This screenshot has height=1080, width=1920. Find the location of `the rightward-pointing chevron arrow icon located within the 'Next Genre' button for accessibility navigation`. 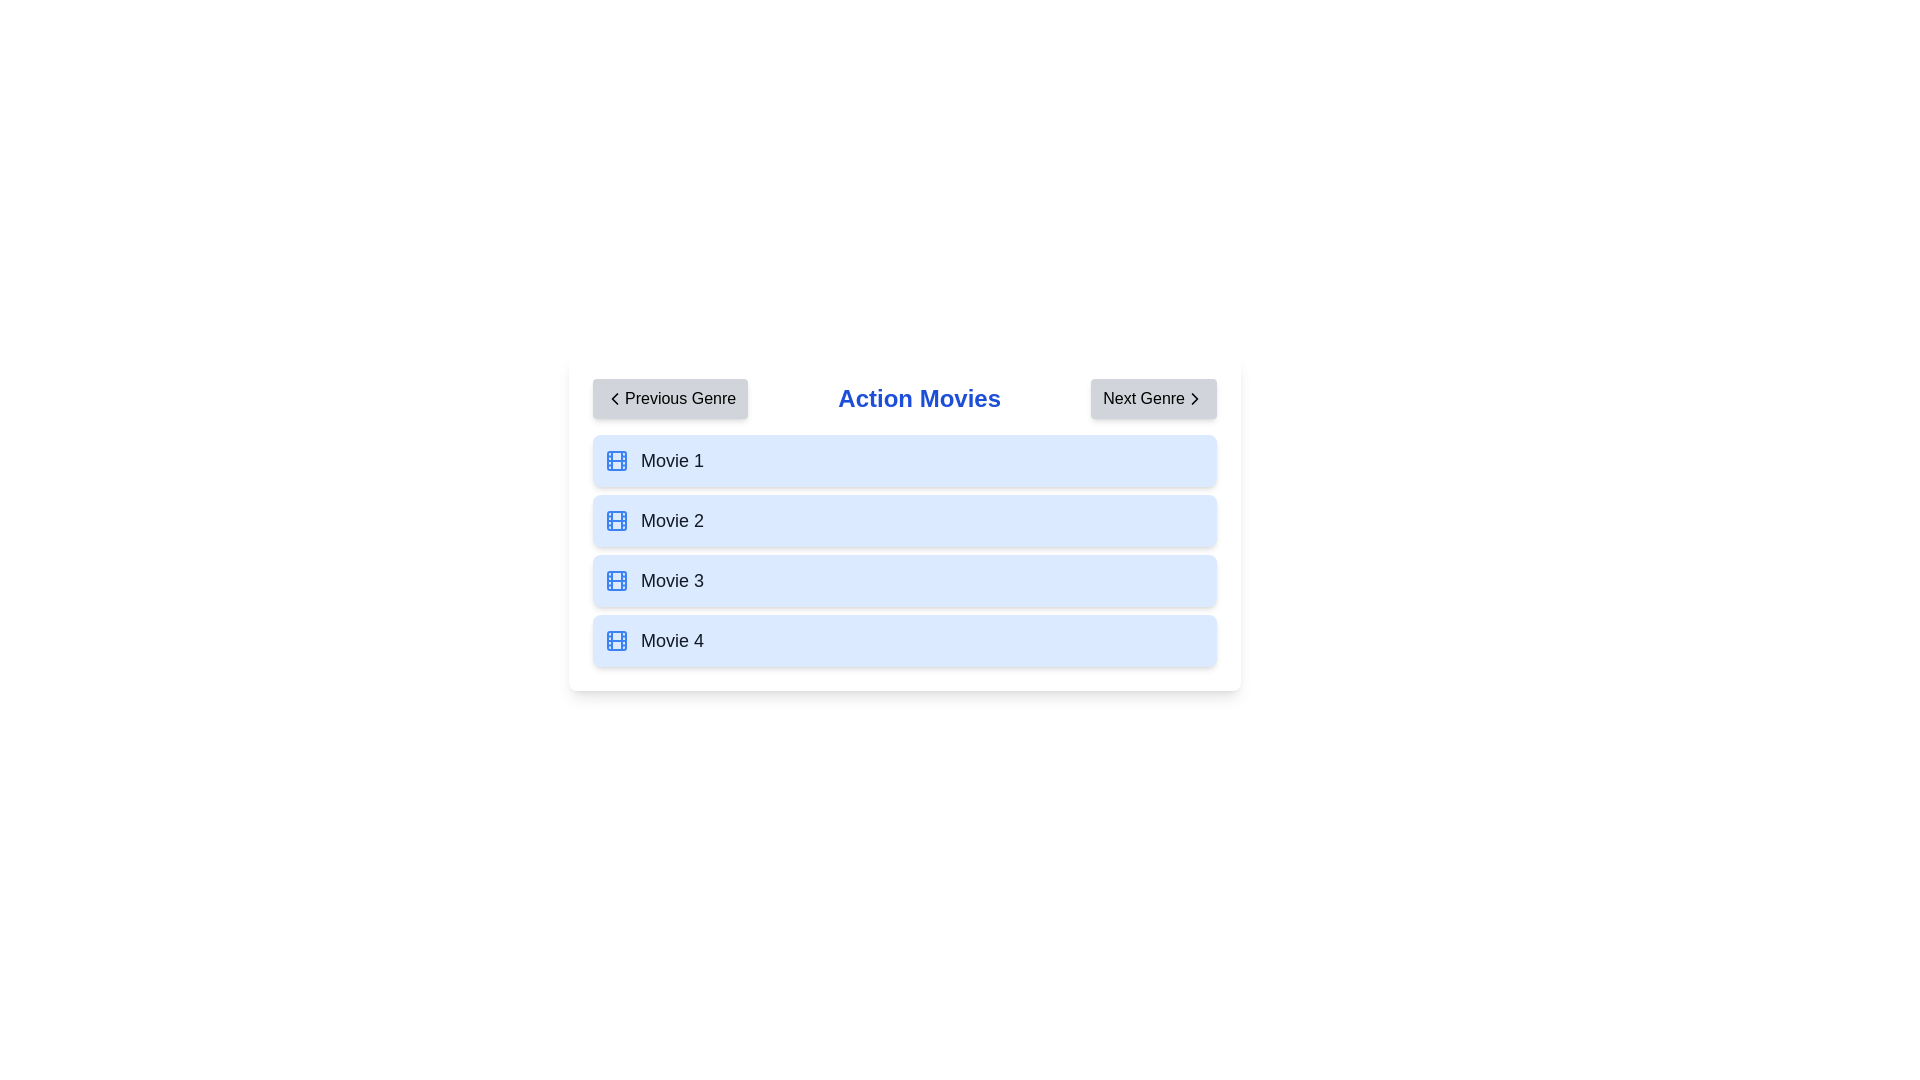

the rightward-pointing chevron arrow icon located within the 'Next Genre' button for accessibility navigation is located at coordinates (1195, 398).